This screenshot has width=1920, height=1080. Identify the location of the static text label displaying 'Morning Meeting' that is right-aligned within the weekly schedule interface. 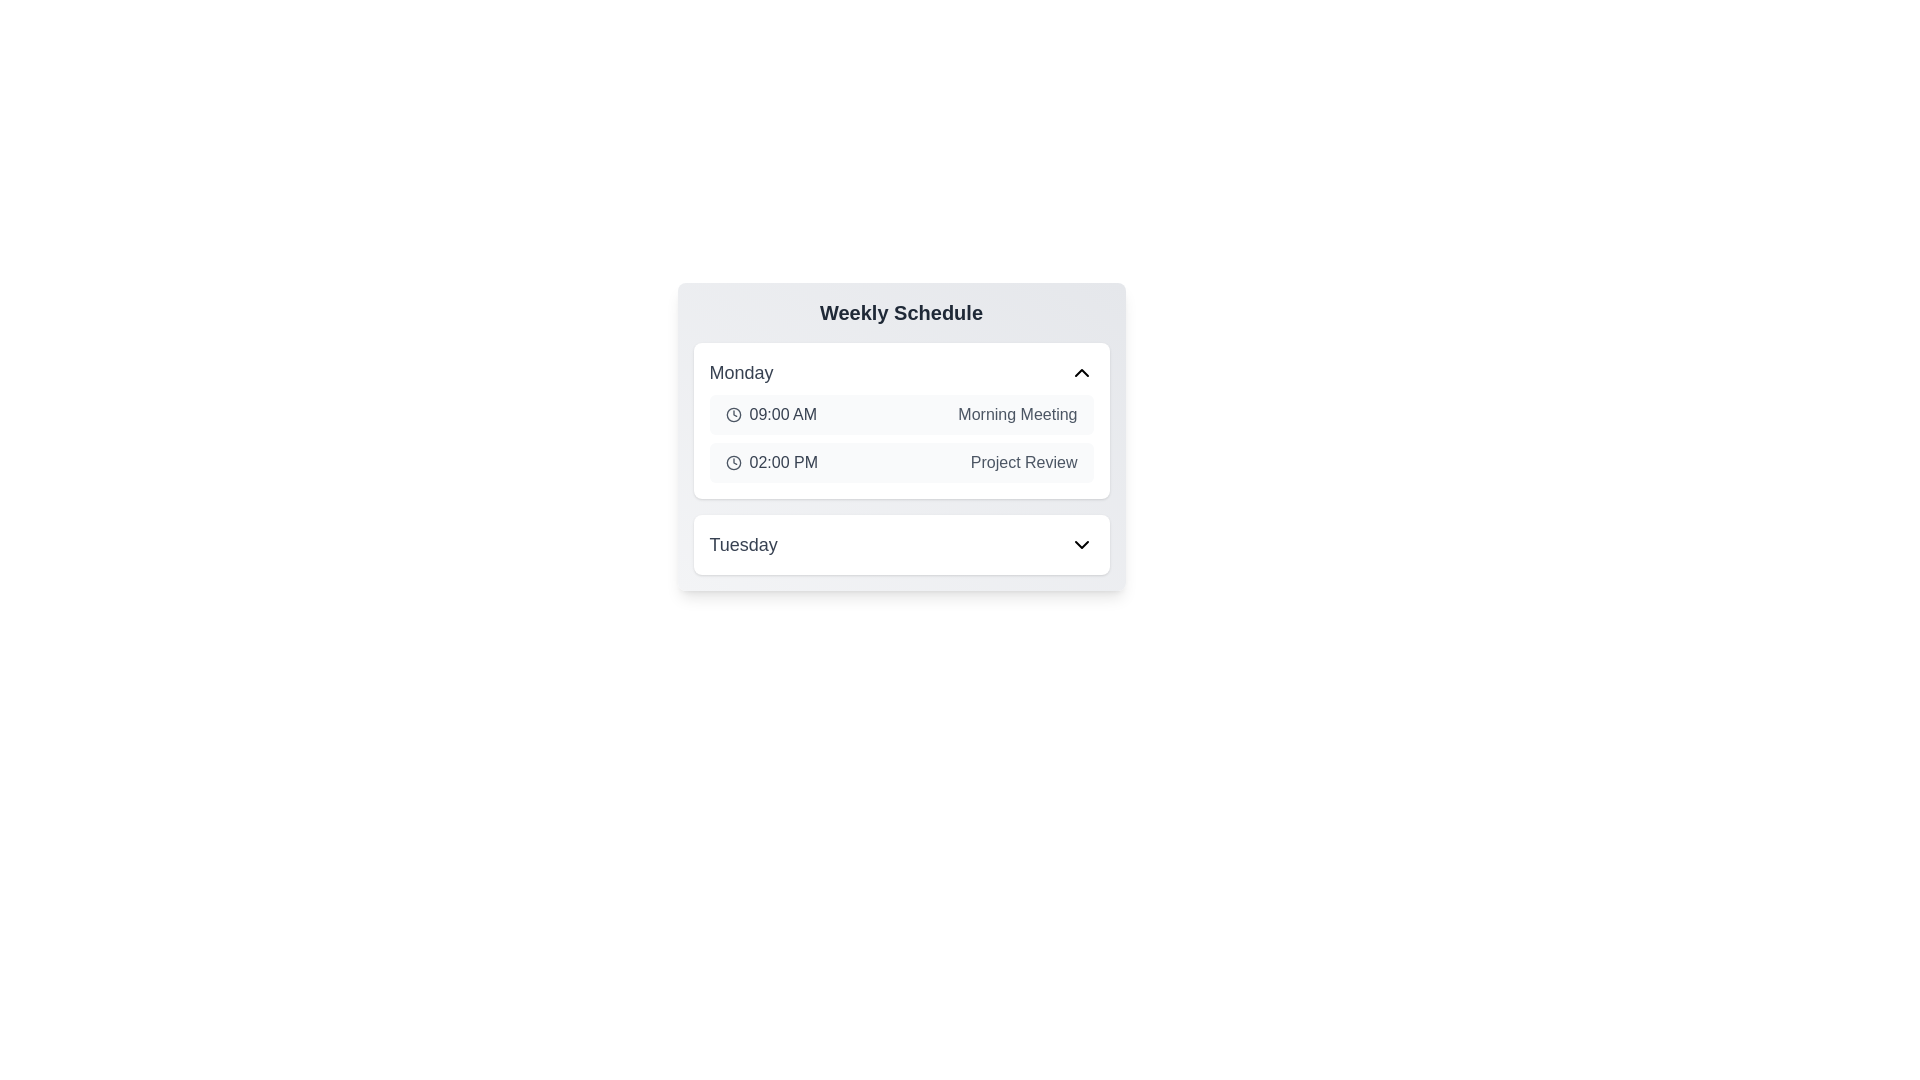
(1017, 414).